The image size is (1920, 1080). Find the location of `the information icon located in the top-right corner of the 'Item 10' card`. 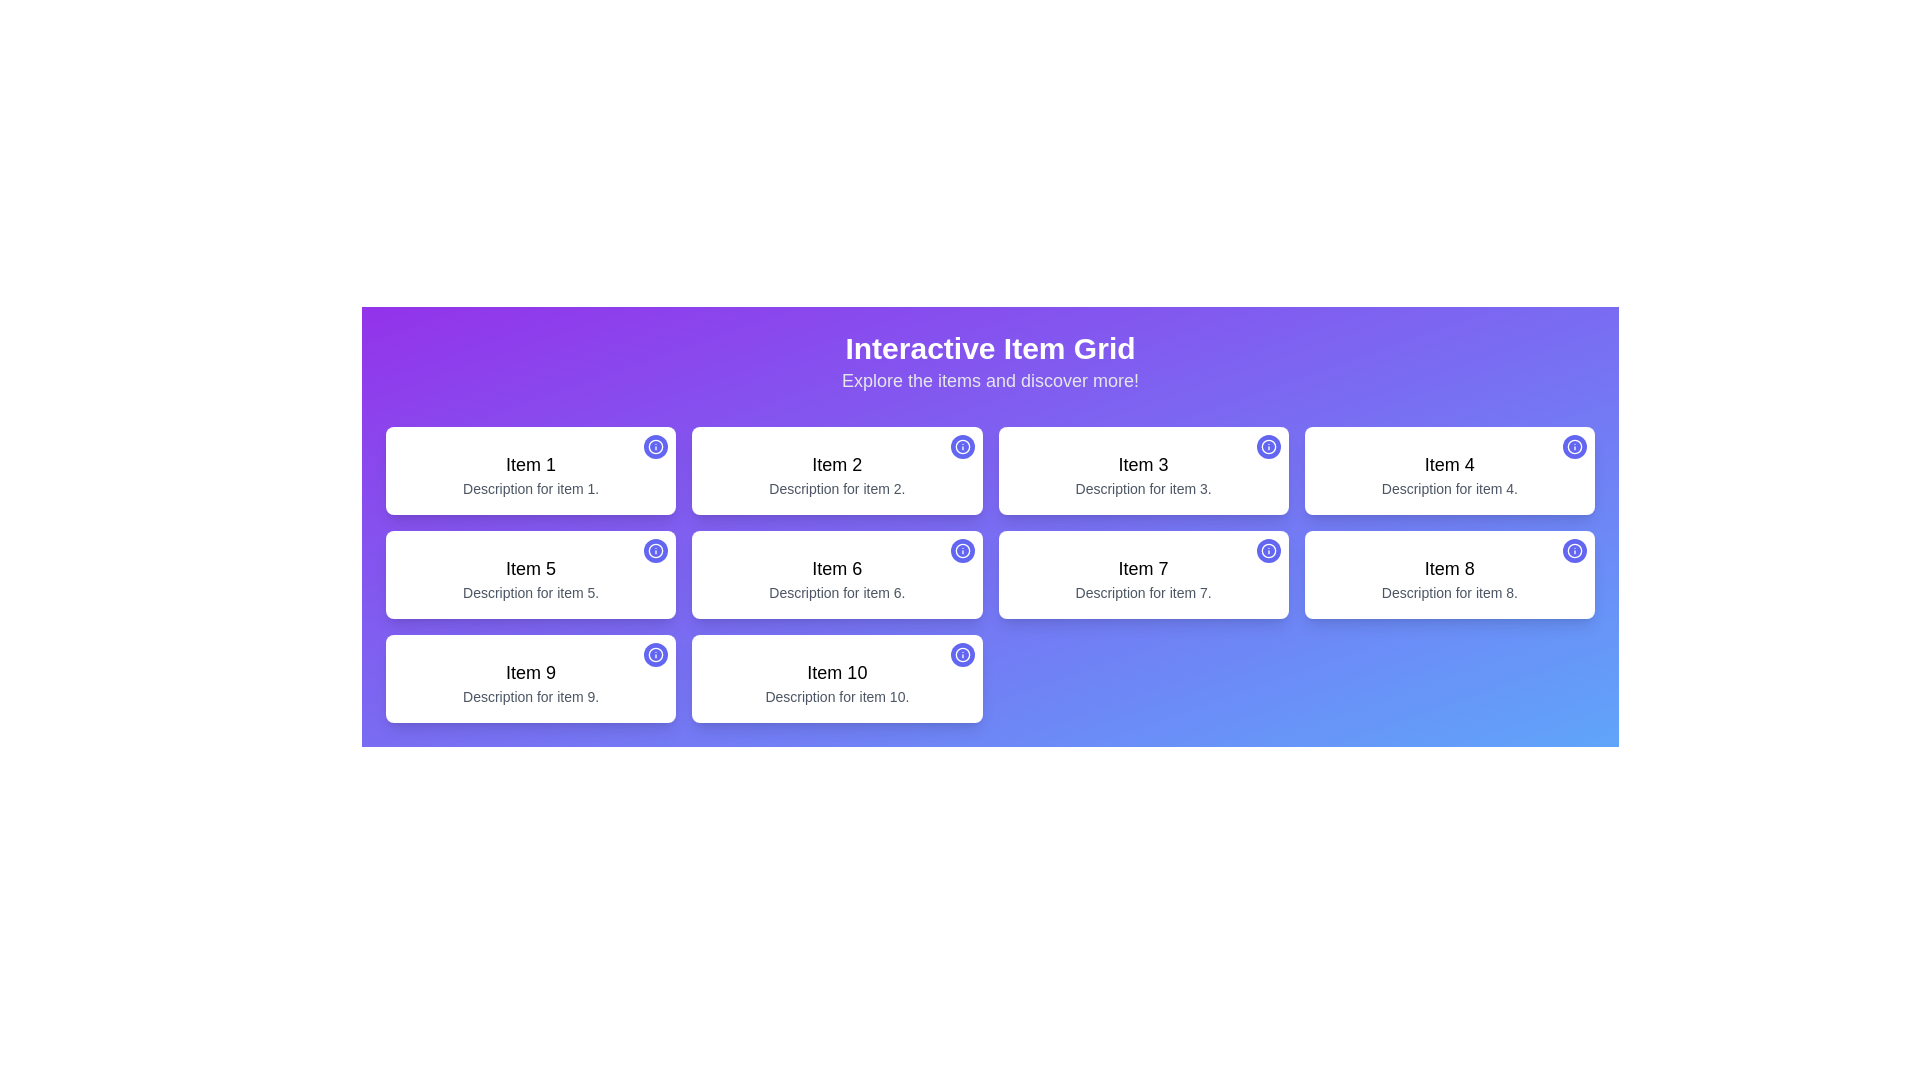

the information icon located in the top-right corner of the 'Item 10' card is located at coordinates (962, 655).